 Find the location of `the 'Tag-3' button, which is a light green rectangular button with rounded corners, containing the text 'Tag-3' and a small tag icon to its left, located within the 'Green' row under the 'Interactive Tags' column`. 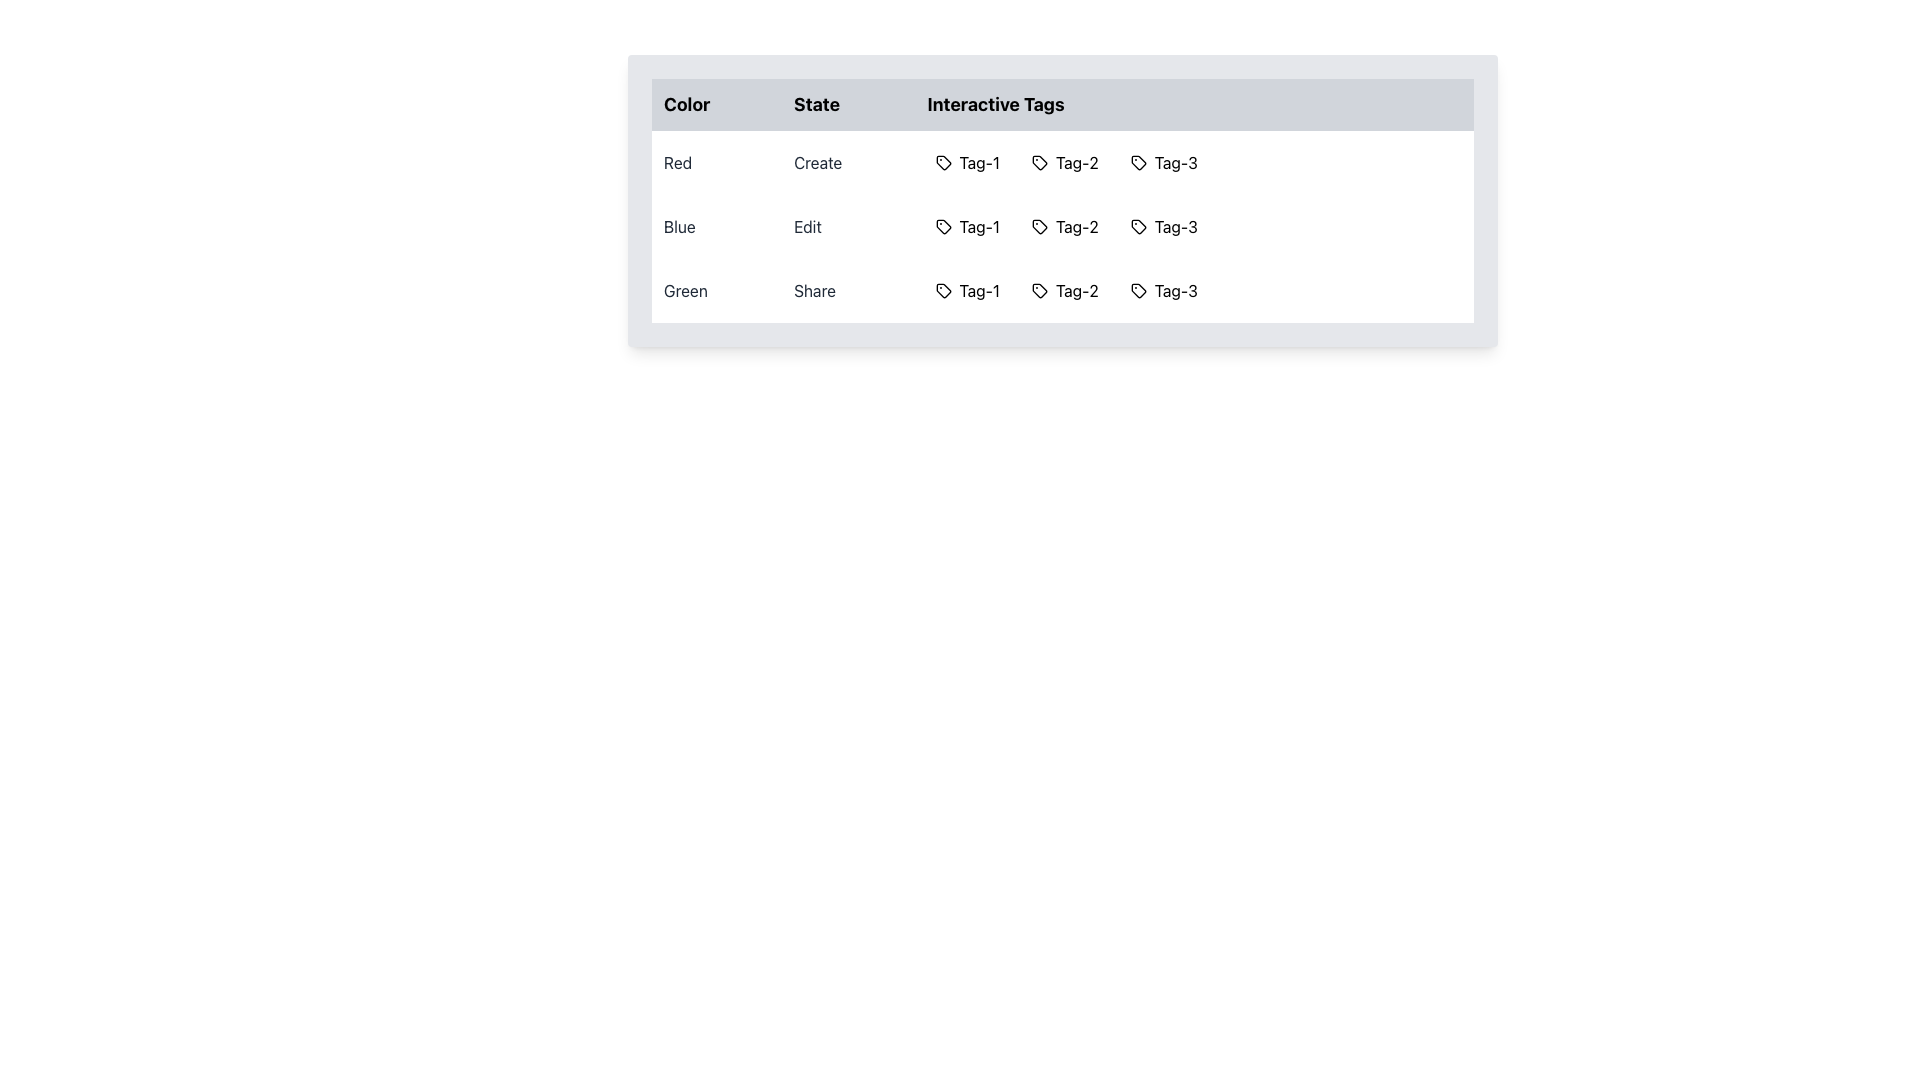

the 'Tag-3' button, which is a light green rectangular button with rounded corners, containing the text 'Tag-3' and a small tag icon to its left, located within the 'Green' row under the 'Interactive Tags' column is located at coordinates (1164, 290).